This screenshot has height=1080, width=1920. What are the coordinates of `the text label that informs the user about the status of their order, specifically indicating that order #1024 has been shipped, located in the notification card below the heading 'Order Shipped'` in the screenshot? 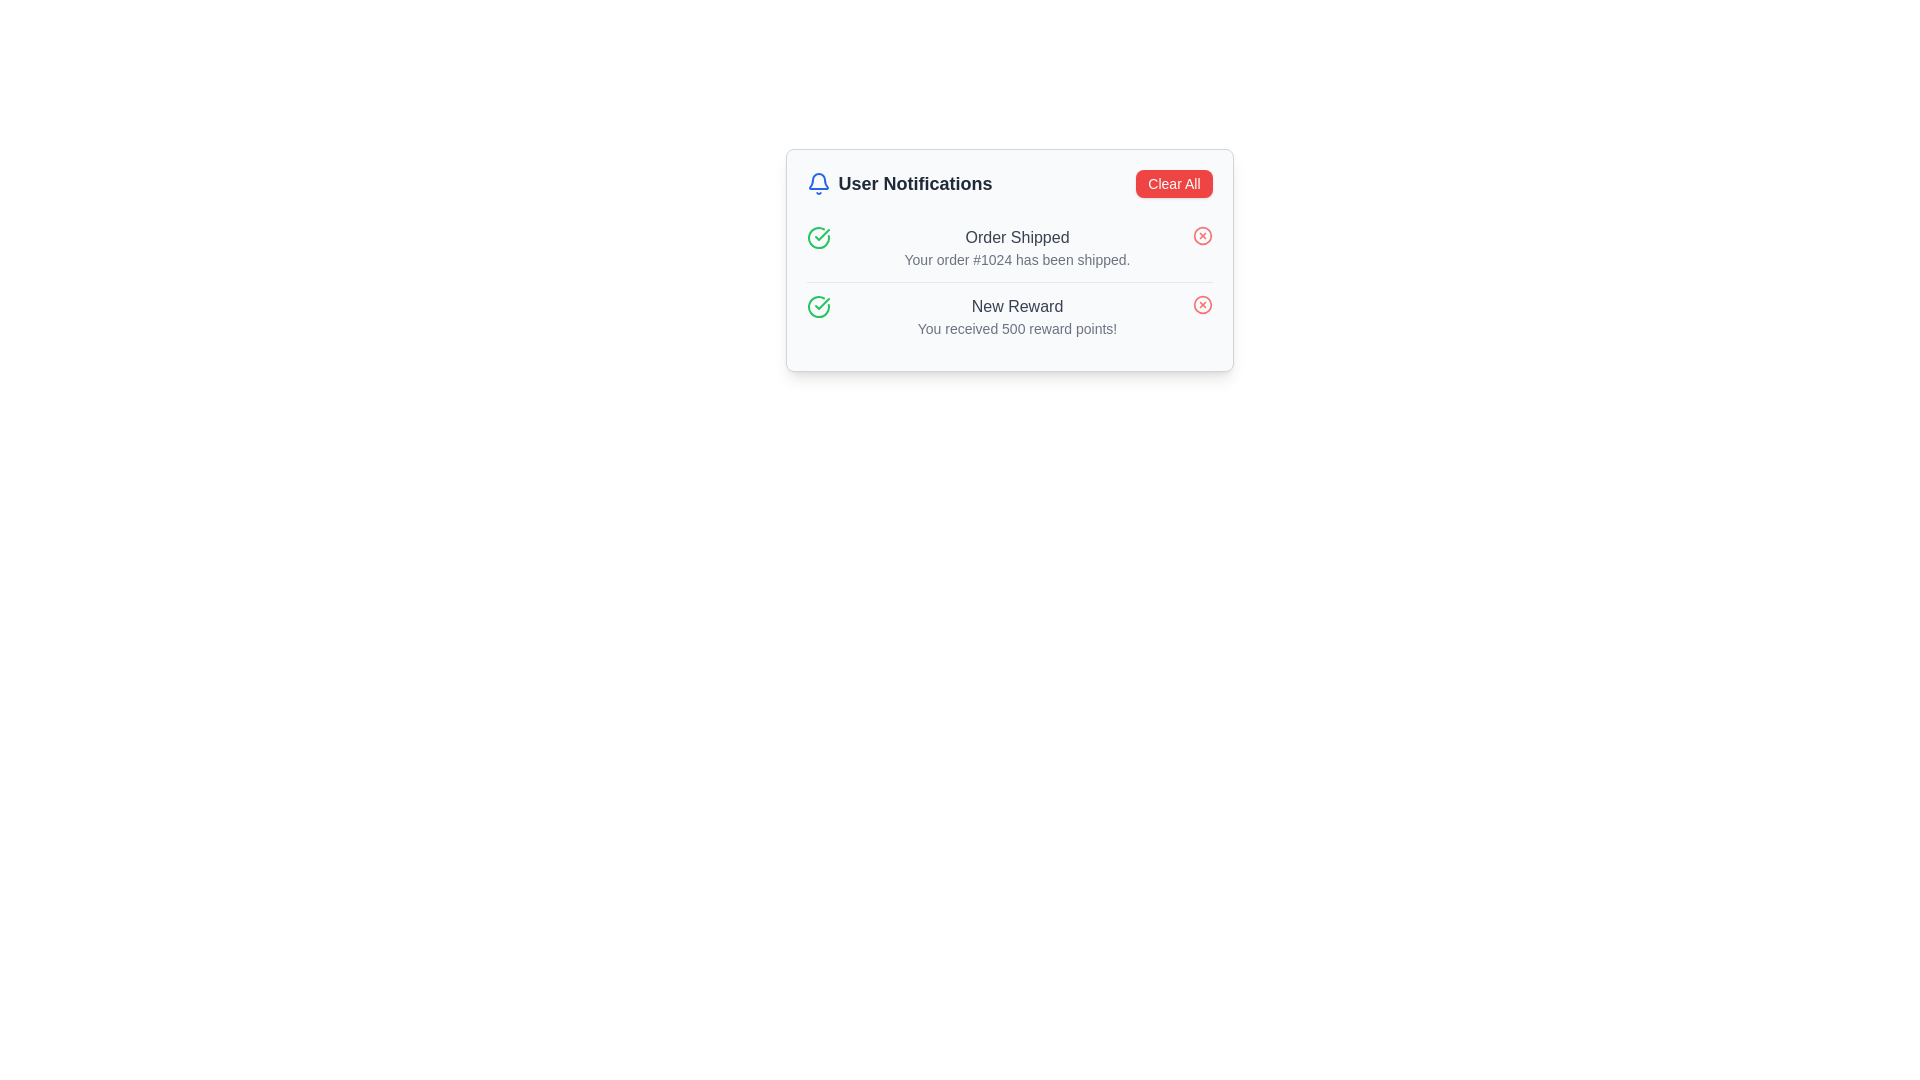 It's located at (1017, 258).